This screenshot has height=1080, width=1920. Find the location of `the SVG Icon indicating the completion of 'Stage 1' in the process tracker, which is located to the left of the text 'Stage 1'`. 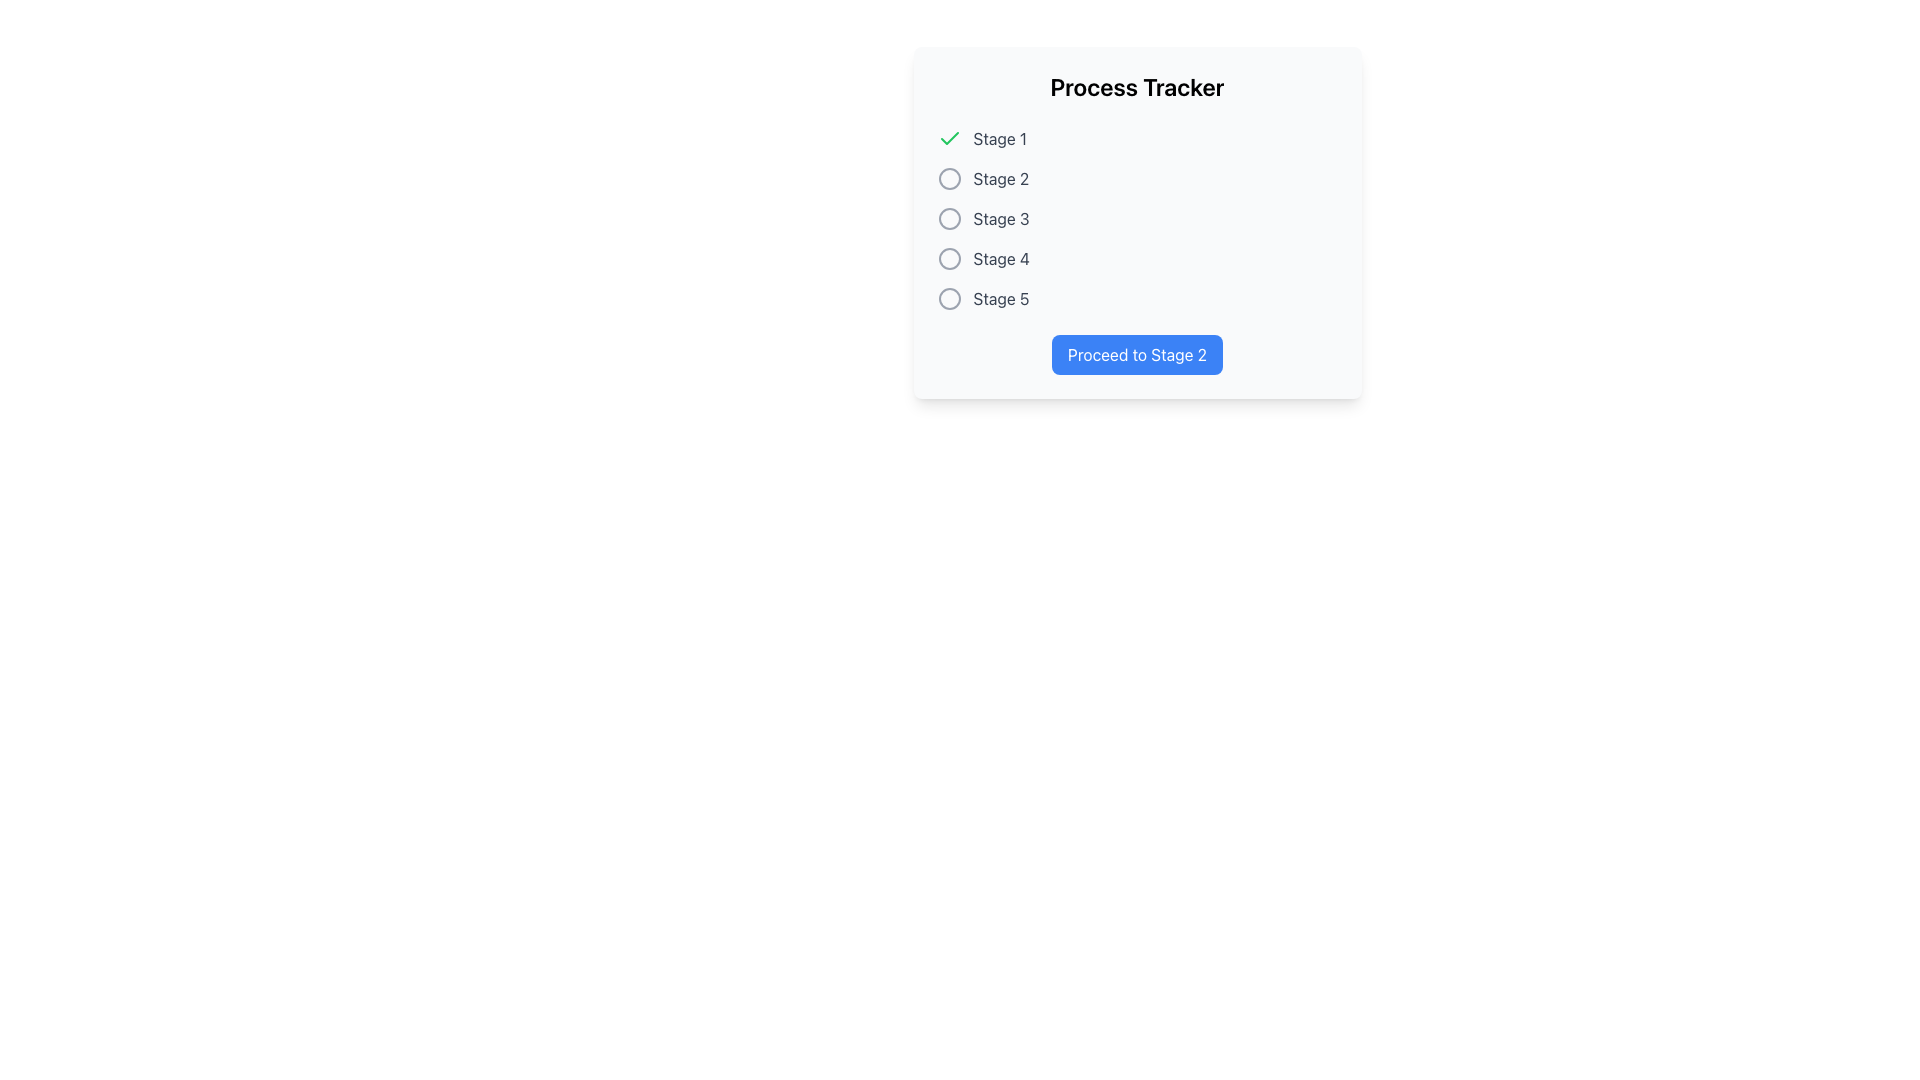

the SVG Icon indicating the completion of 'Stage 1' in the process tracker, which is located to the left of the text 'Stage 1' is located at coordinates (948, 137).